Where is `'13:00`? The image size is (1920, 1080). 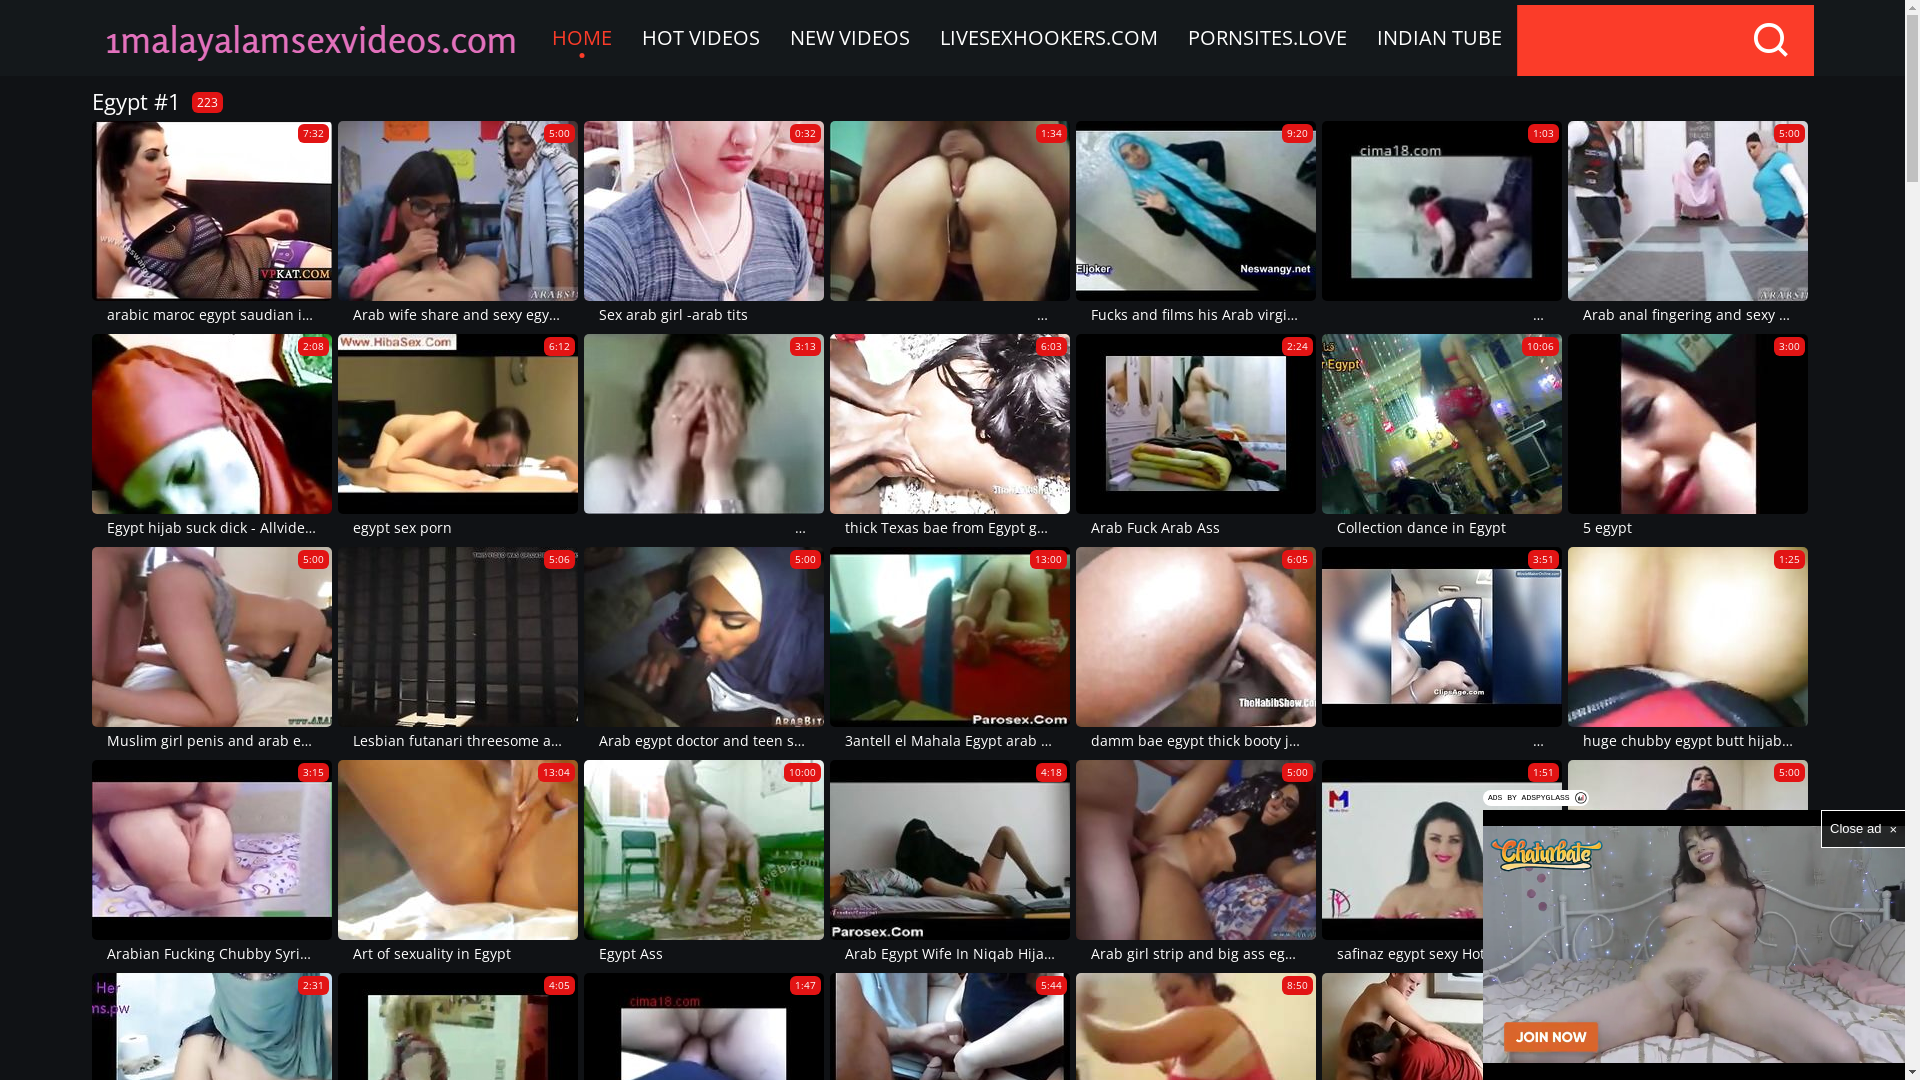 '13:00 is located at coordinates (949, 650).